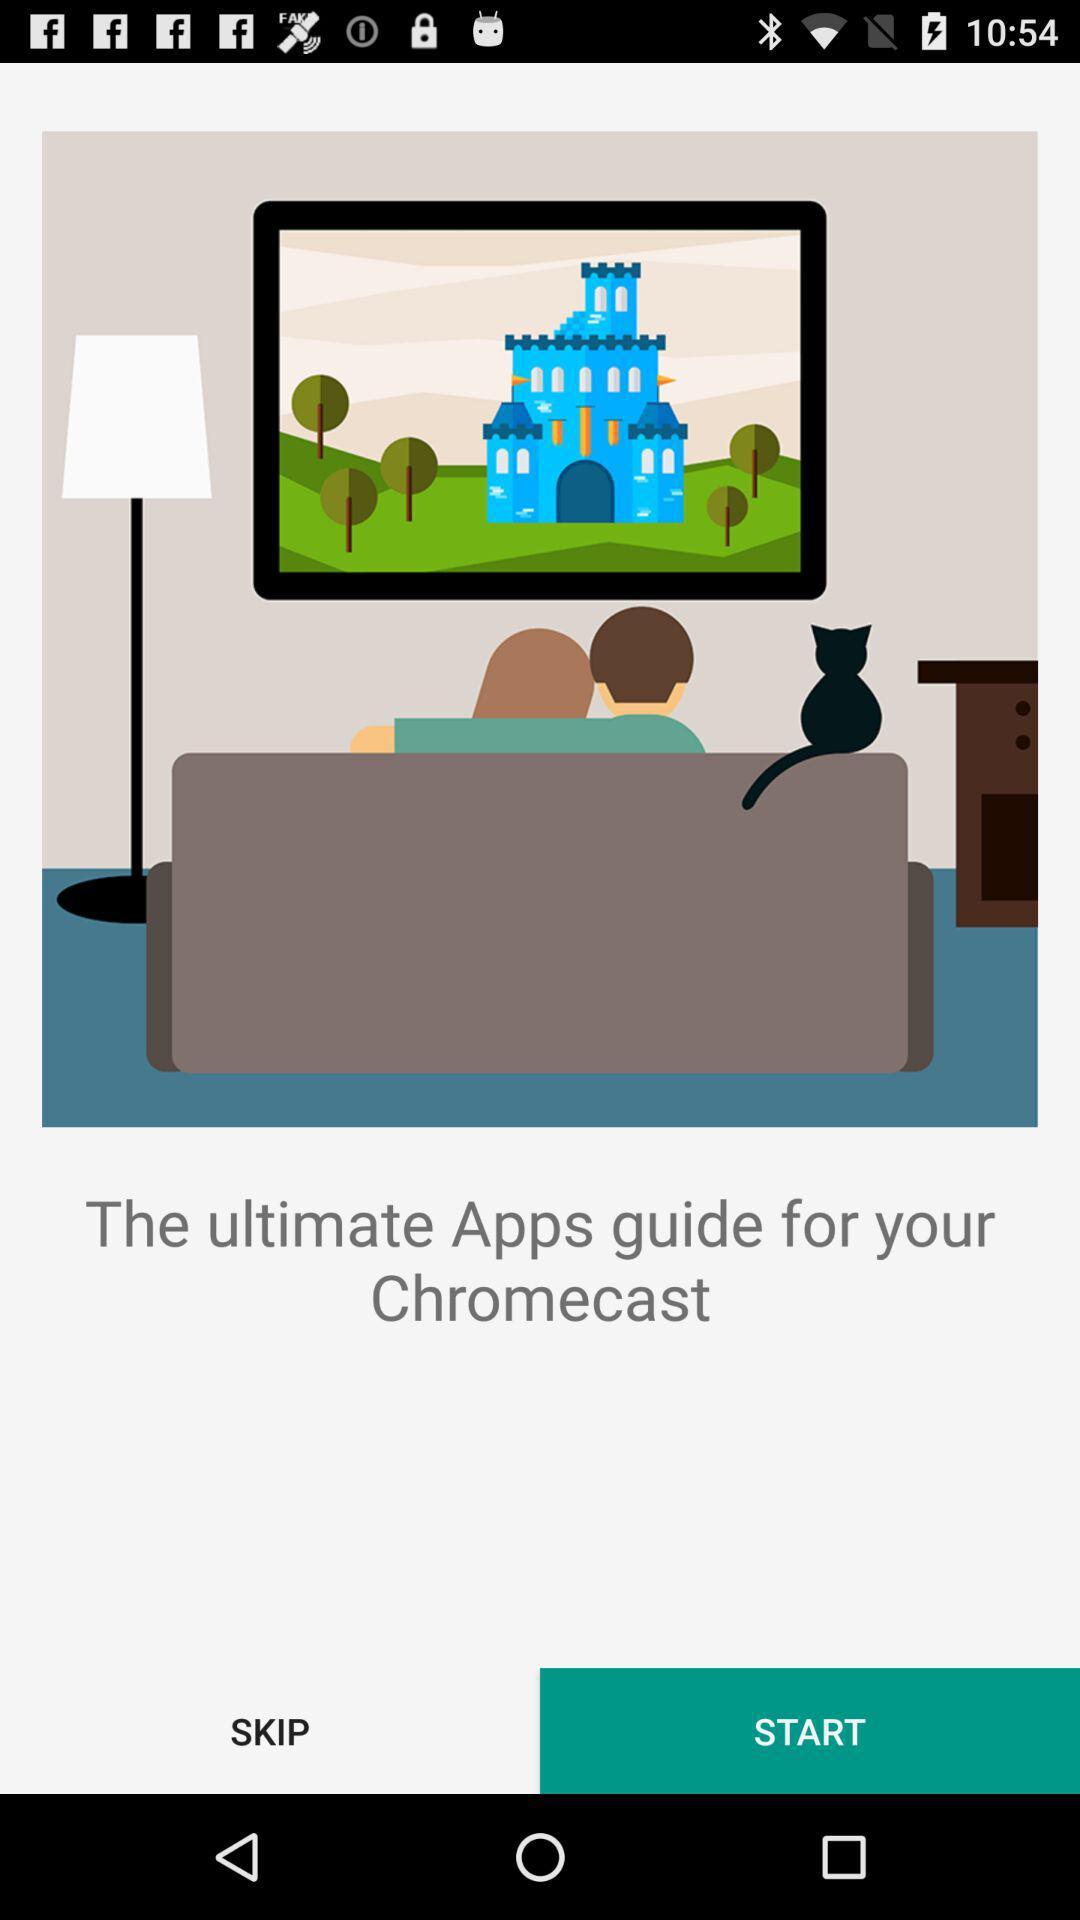 The width and height of the screenshot is (1080, 1920). What do you see at coordinates (810, 1730) in the screenshot?
I see `the start` at bounding box center [810, 1730].